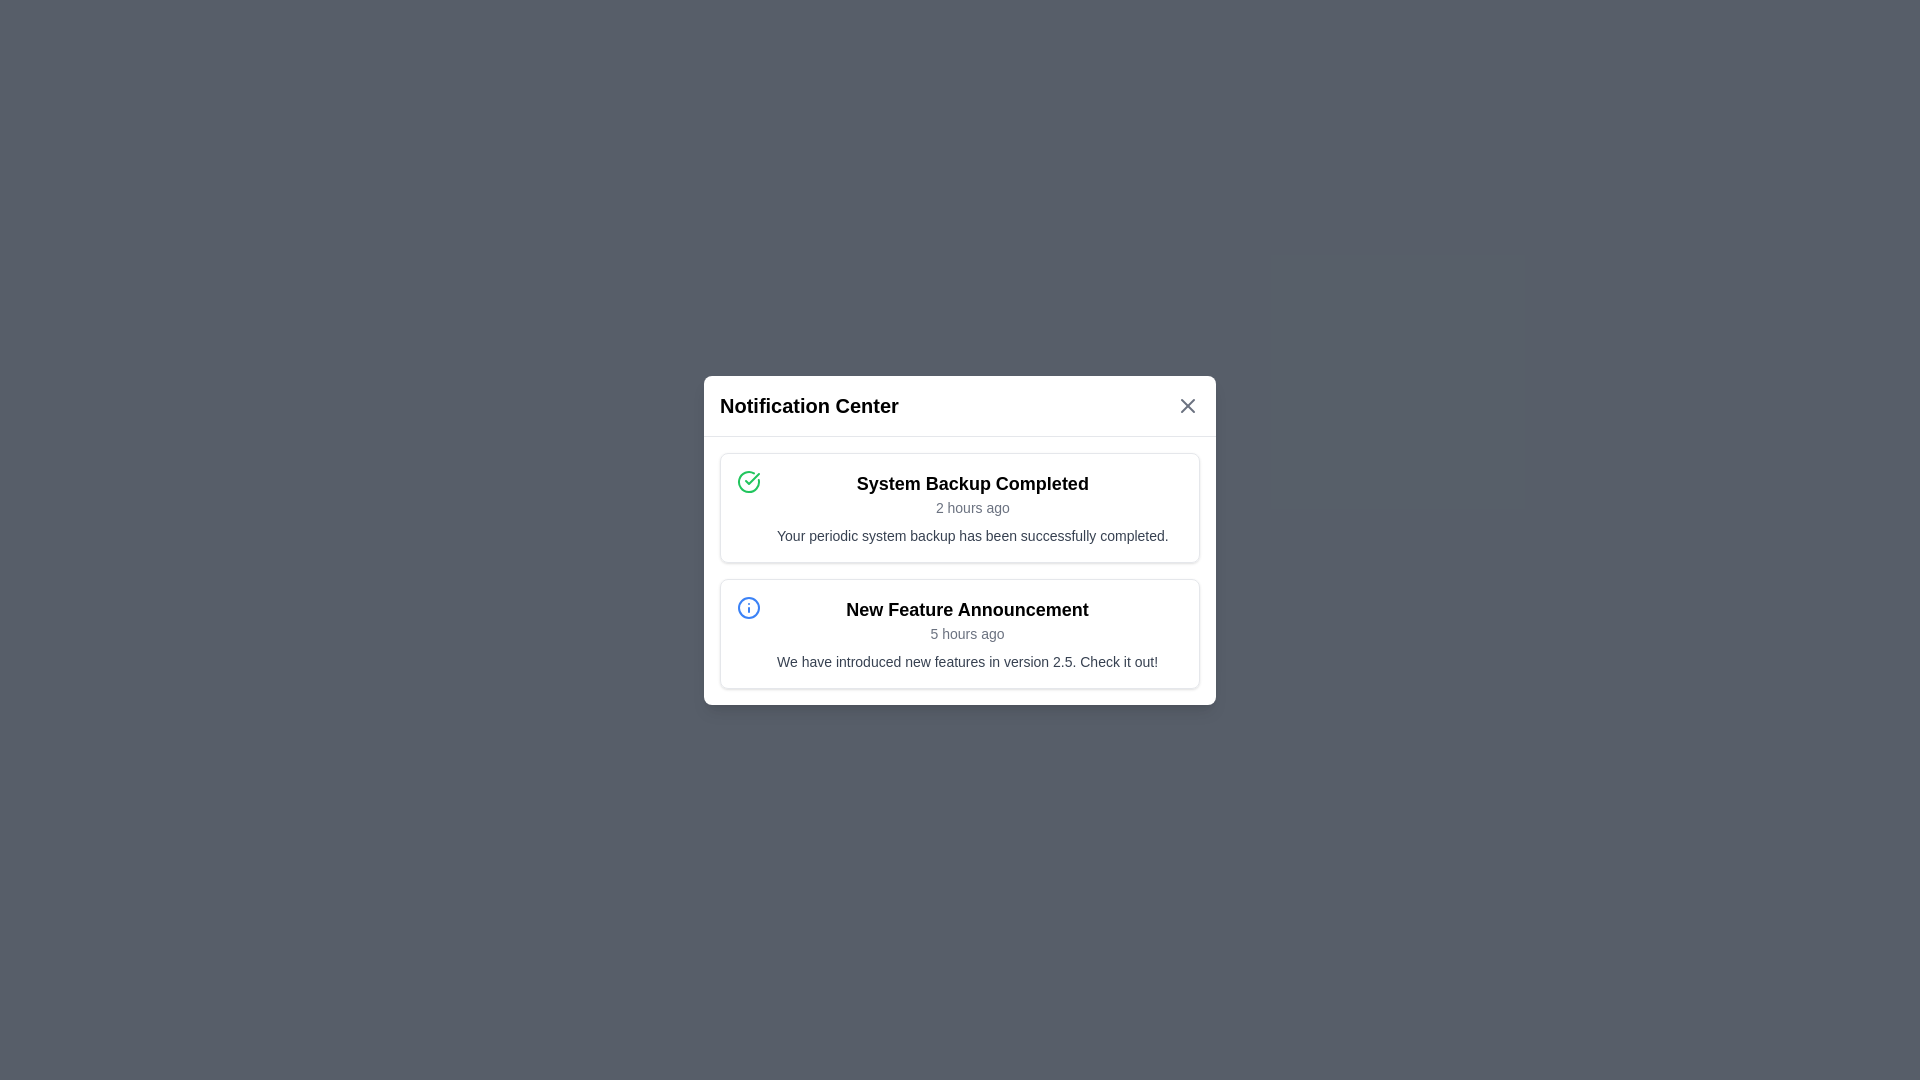 The width and height of the screenshot is (1920, 1080). Describe the element at coordinates (967, 608) in the screenshot. I see `bold headline text labeled 'New Feature Announcement' located centrally within the second notification card in the Notification Center` at that location.